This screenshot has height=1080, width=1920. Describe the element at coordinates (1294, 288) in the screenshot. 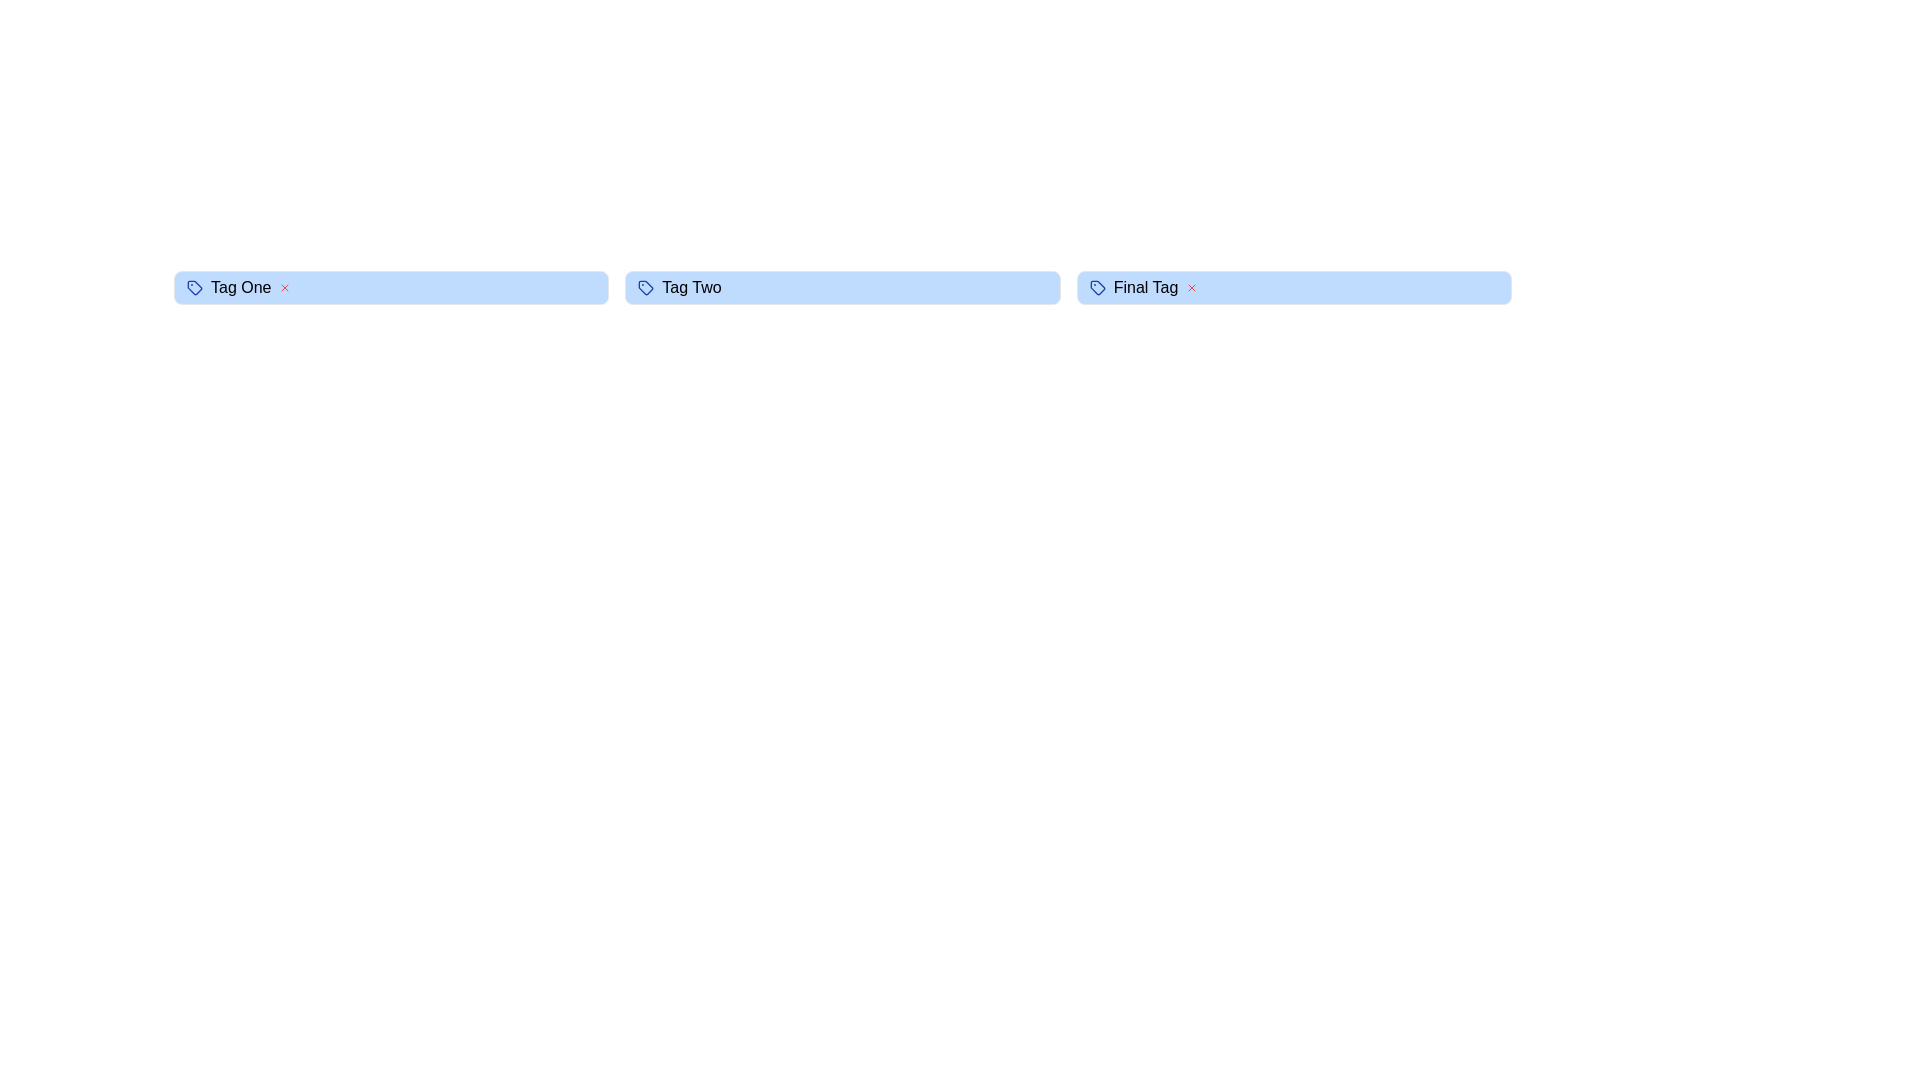

I see `the Tag element labeled 'Final Tag' with a small red 'x' icon` at that location.